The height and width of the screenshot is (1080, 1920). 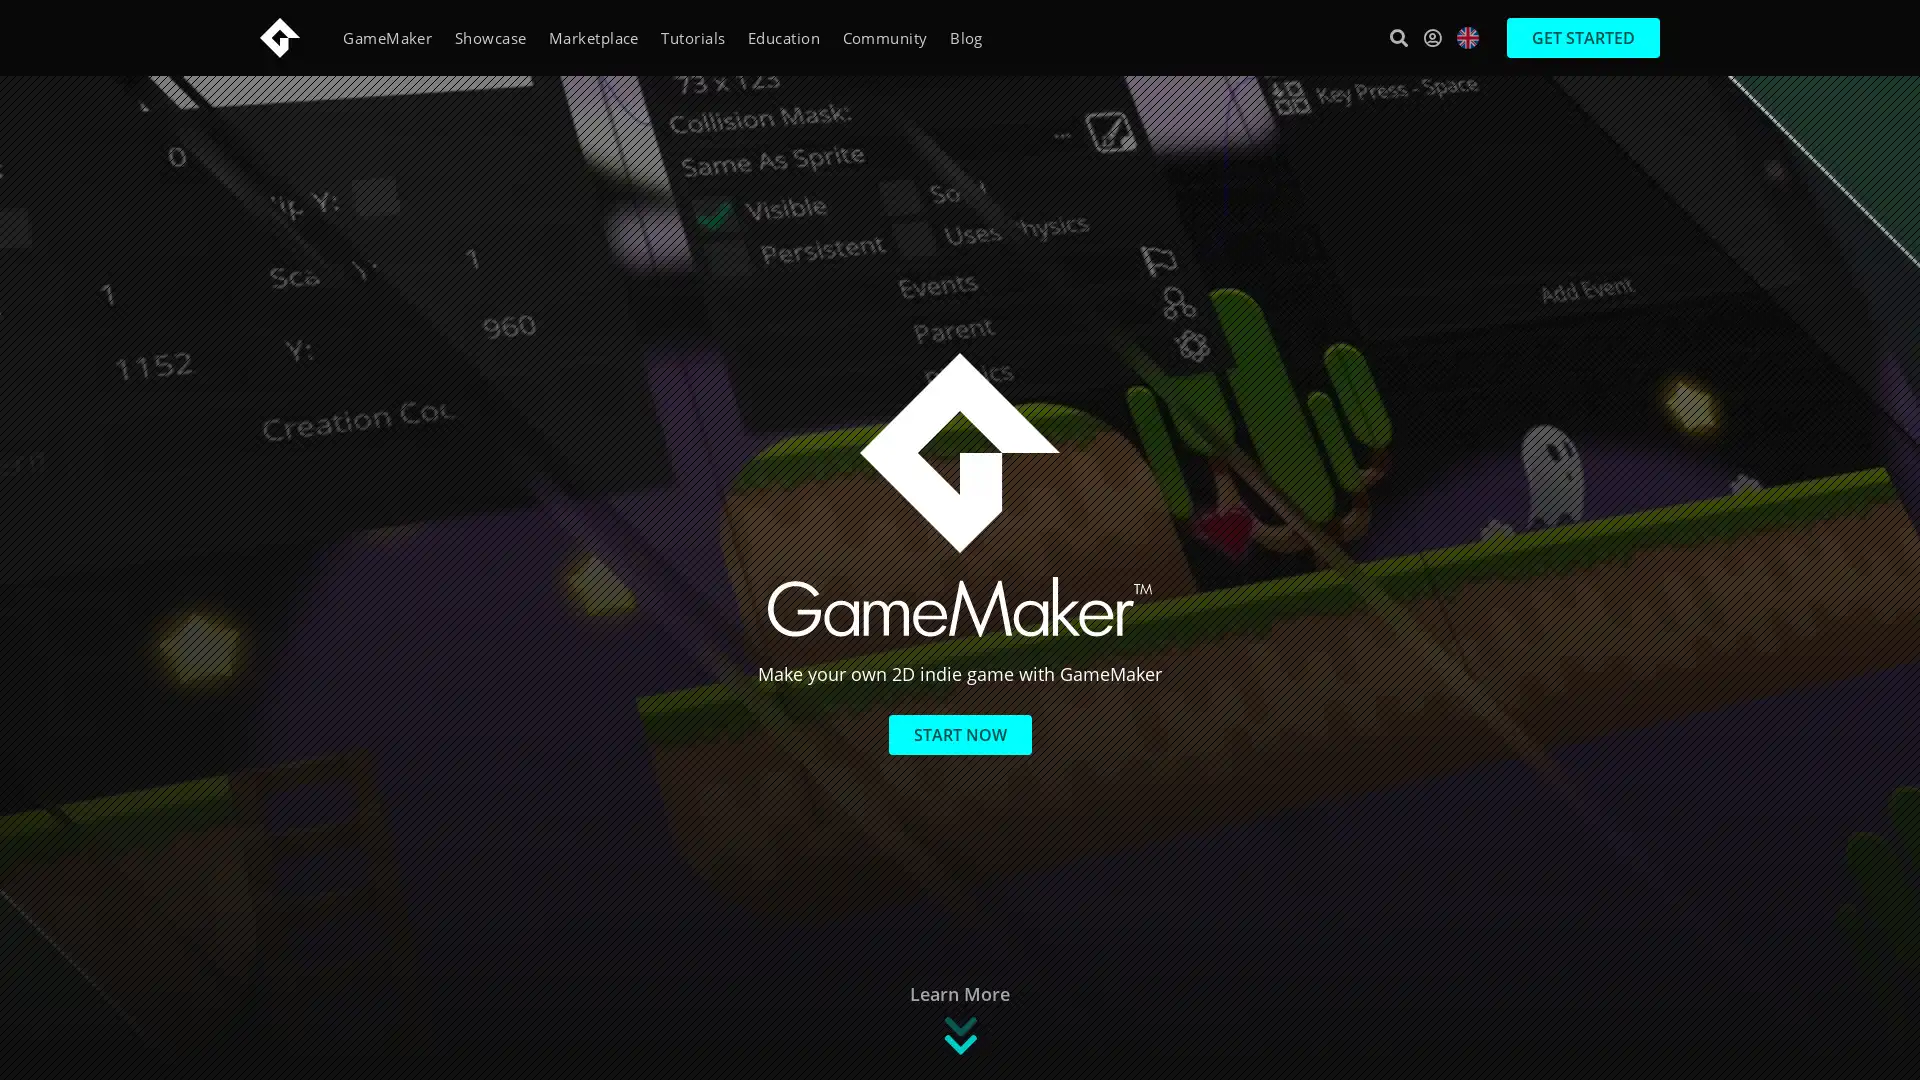 What do you see at coordinates (1397, 37) in the screenshot?
I see `Search` at bounding box center [1397, 37].